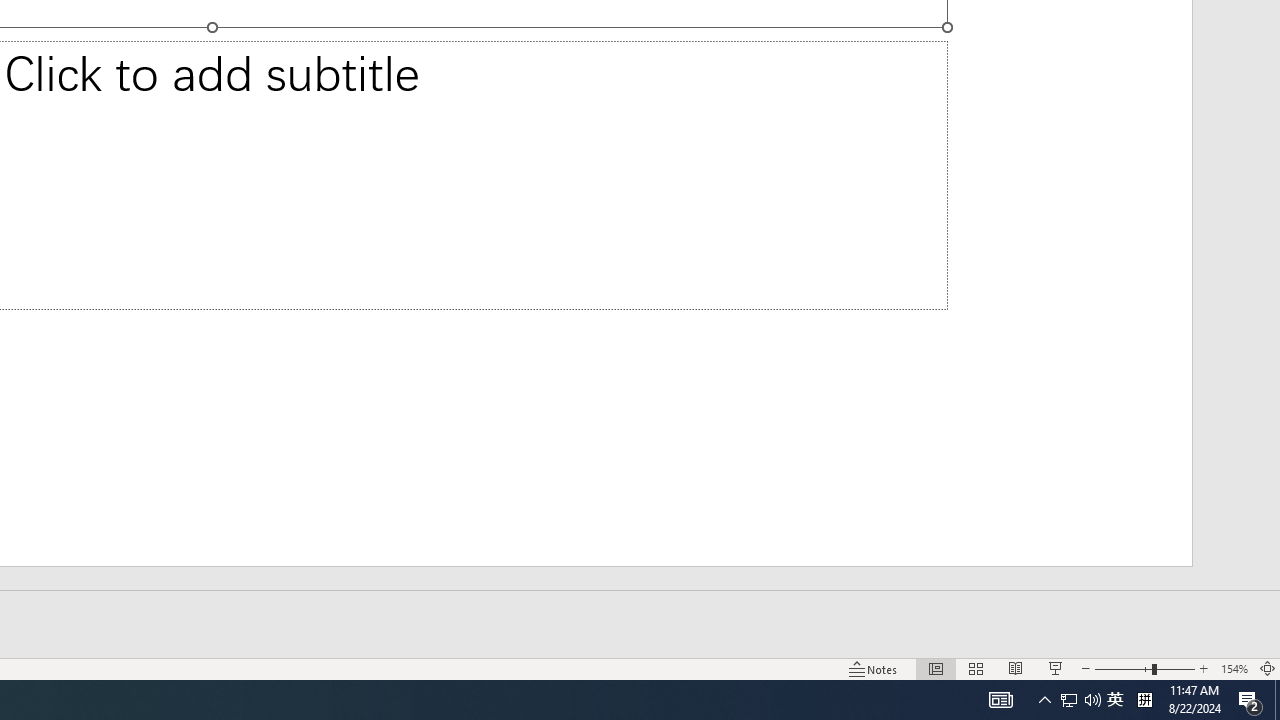 This screenshot has width=1280, height=720. I want to click on 'Zoom 154%', so click(1233, 669).